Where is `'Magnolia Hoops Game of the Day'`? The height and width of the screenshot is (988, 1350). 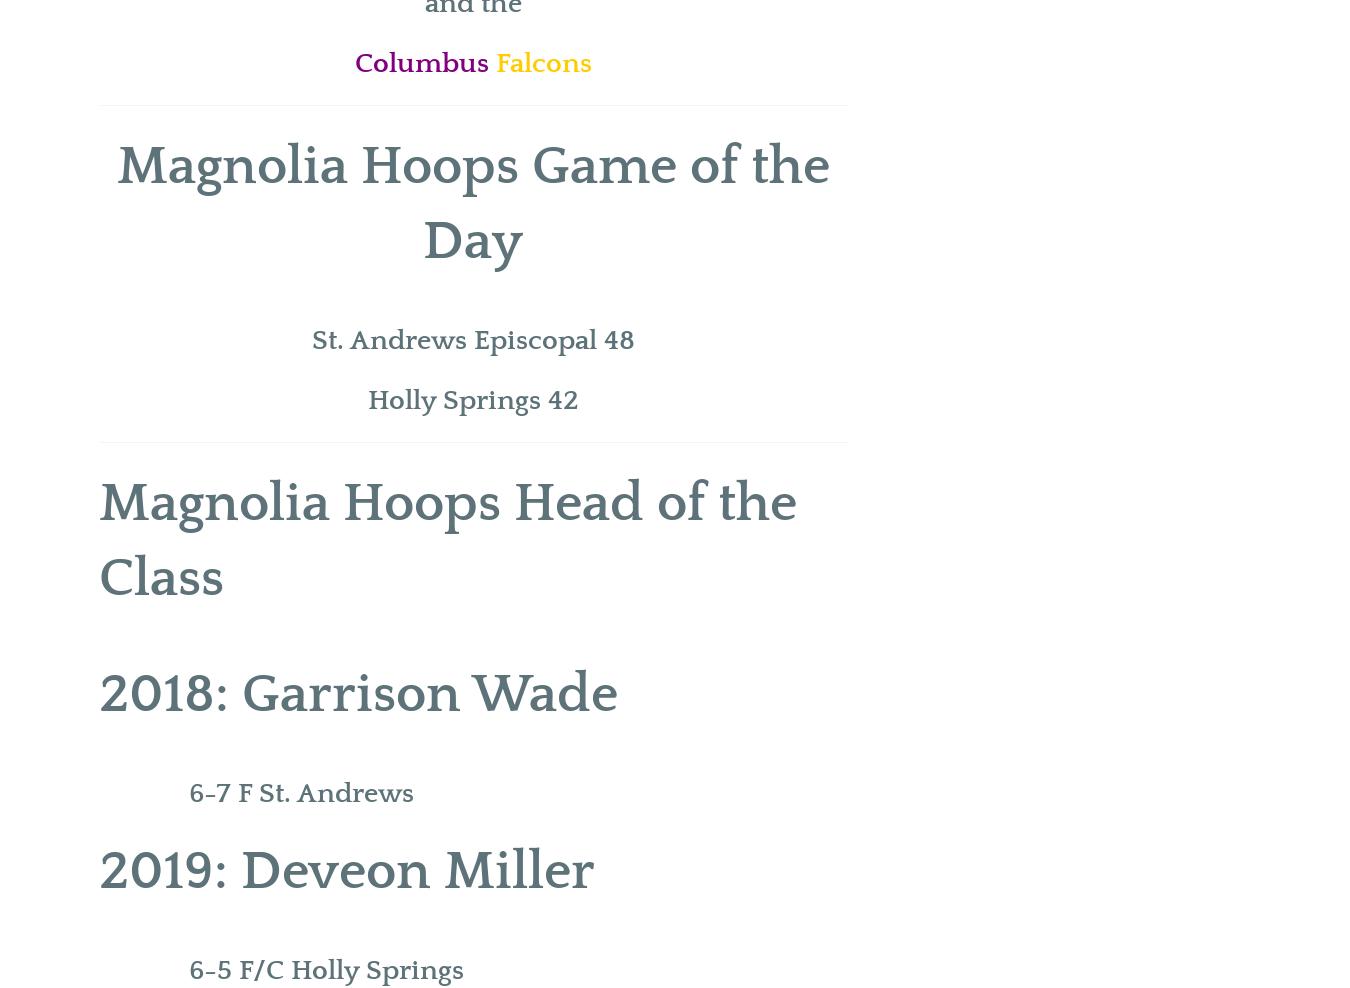 'Magnolia Hoops Game of the Day' is located at coordinates (471, 204).